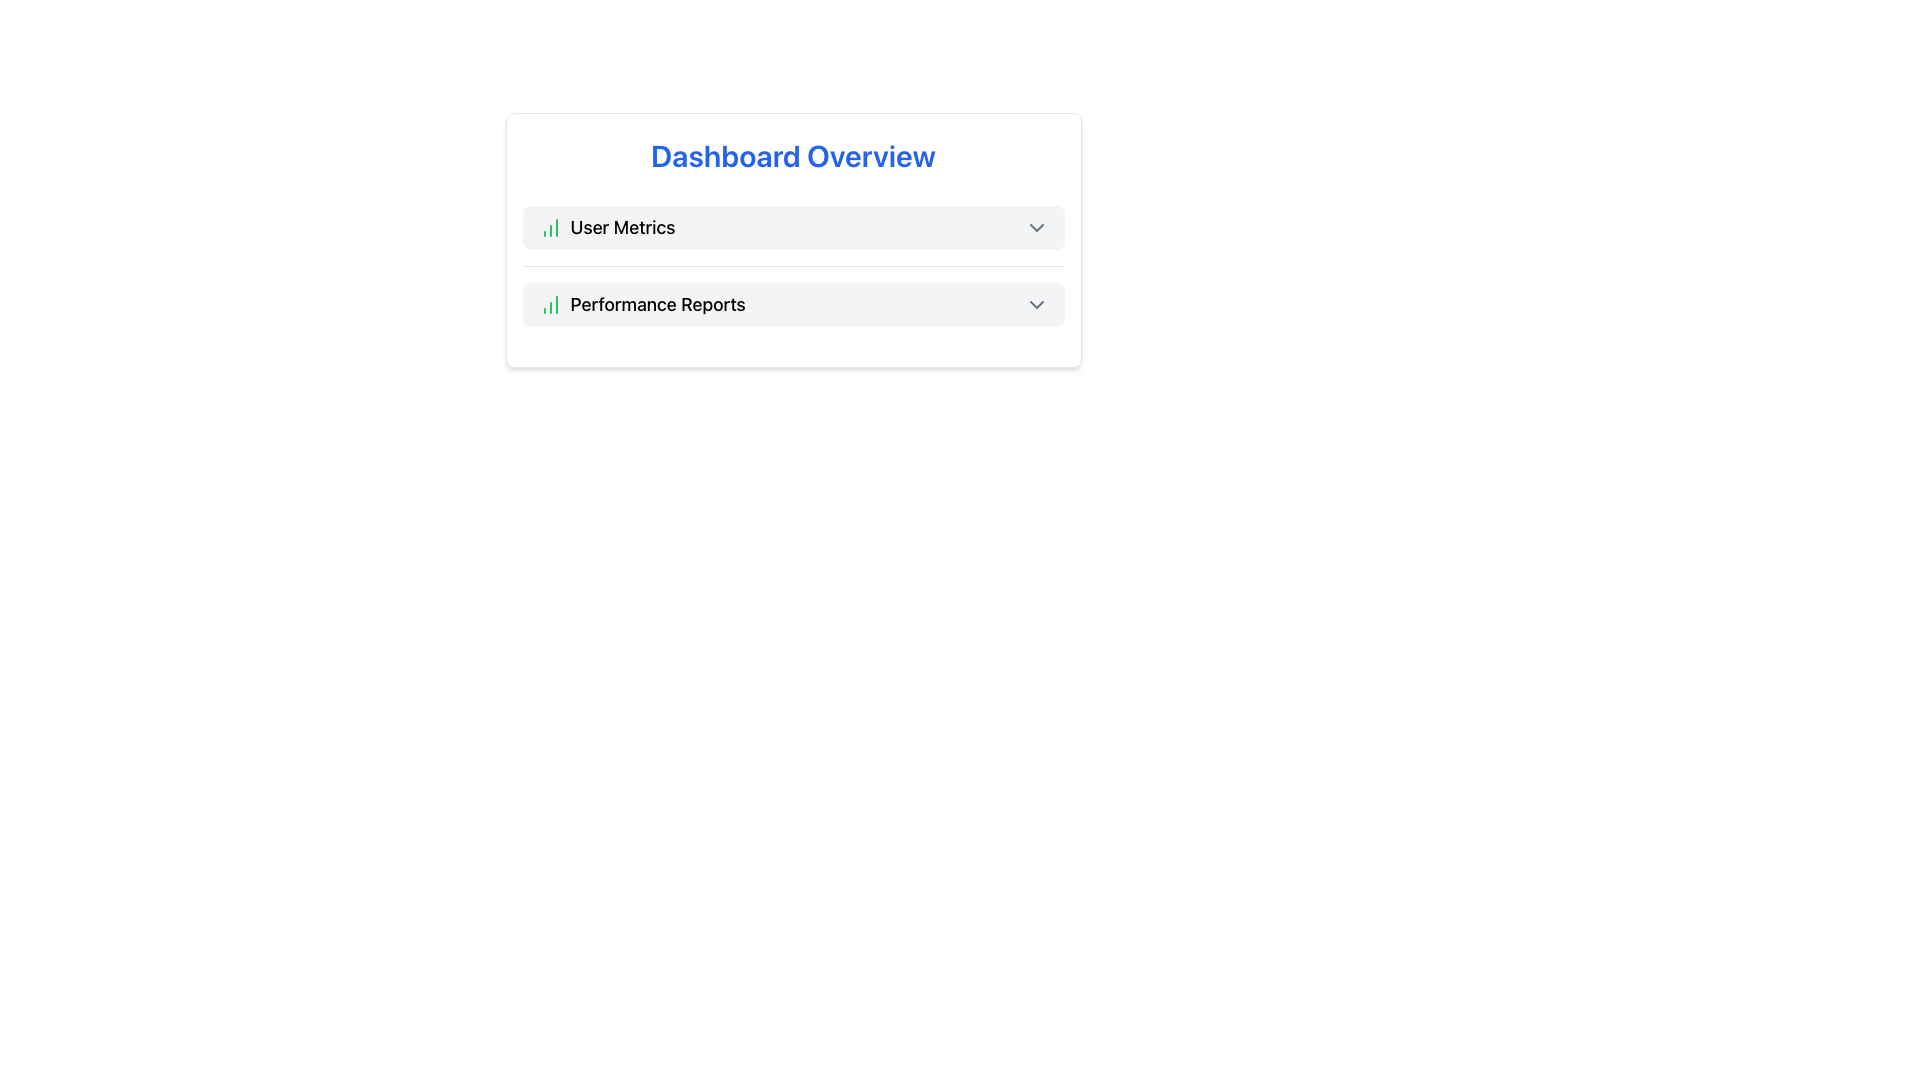 Image resolution: width=1920 pixels, height=1080 pixels. I want to click on the 'User Metrics' button, which is a rounded rectangular button with a light gray background, so click(792, 226).